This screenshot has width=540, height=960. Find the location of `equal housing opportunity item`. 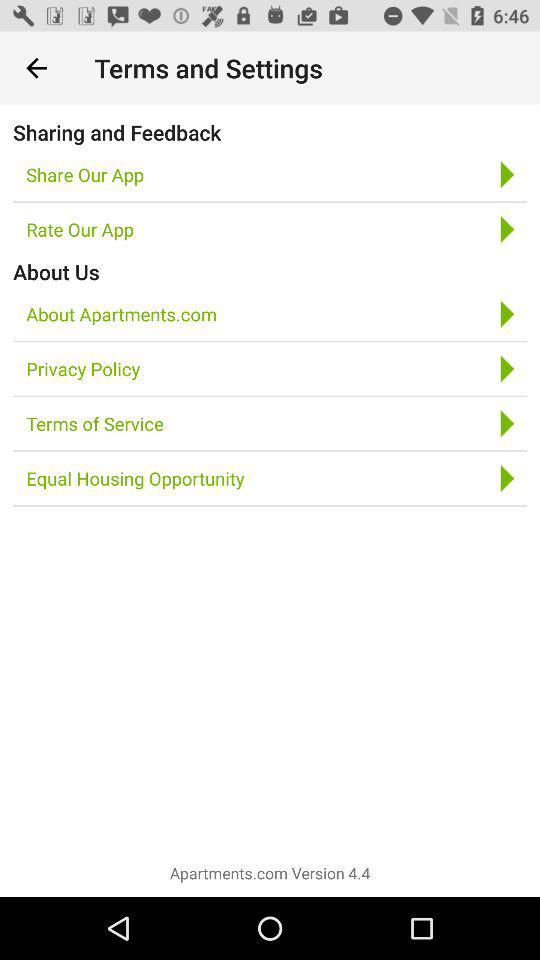

equal housing opportunity item is located at coordinates (135, 478).